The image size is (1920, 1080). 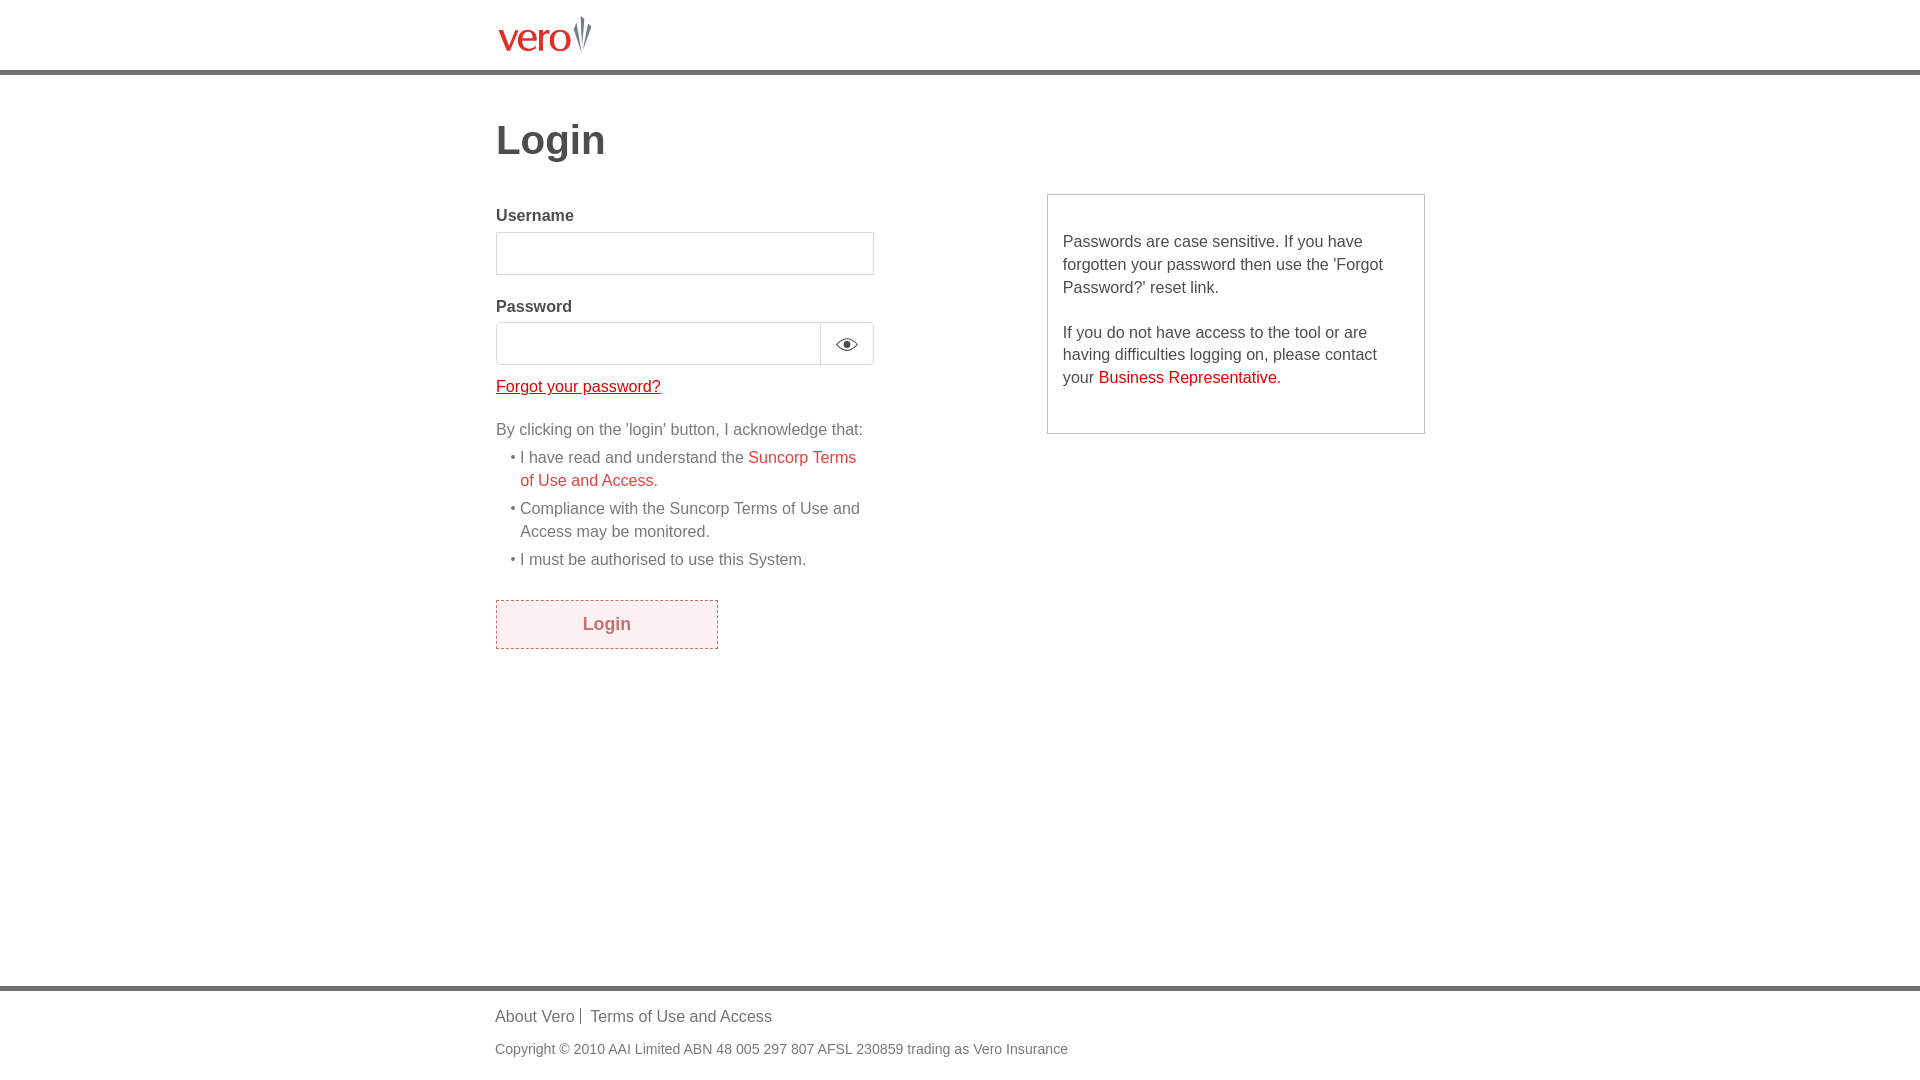 What do you see at coordinates (681, 1015) in the screenshot?
I see `'Terms of Use and Access'` at bounding box center [681, 1015].